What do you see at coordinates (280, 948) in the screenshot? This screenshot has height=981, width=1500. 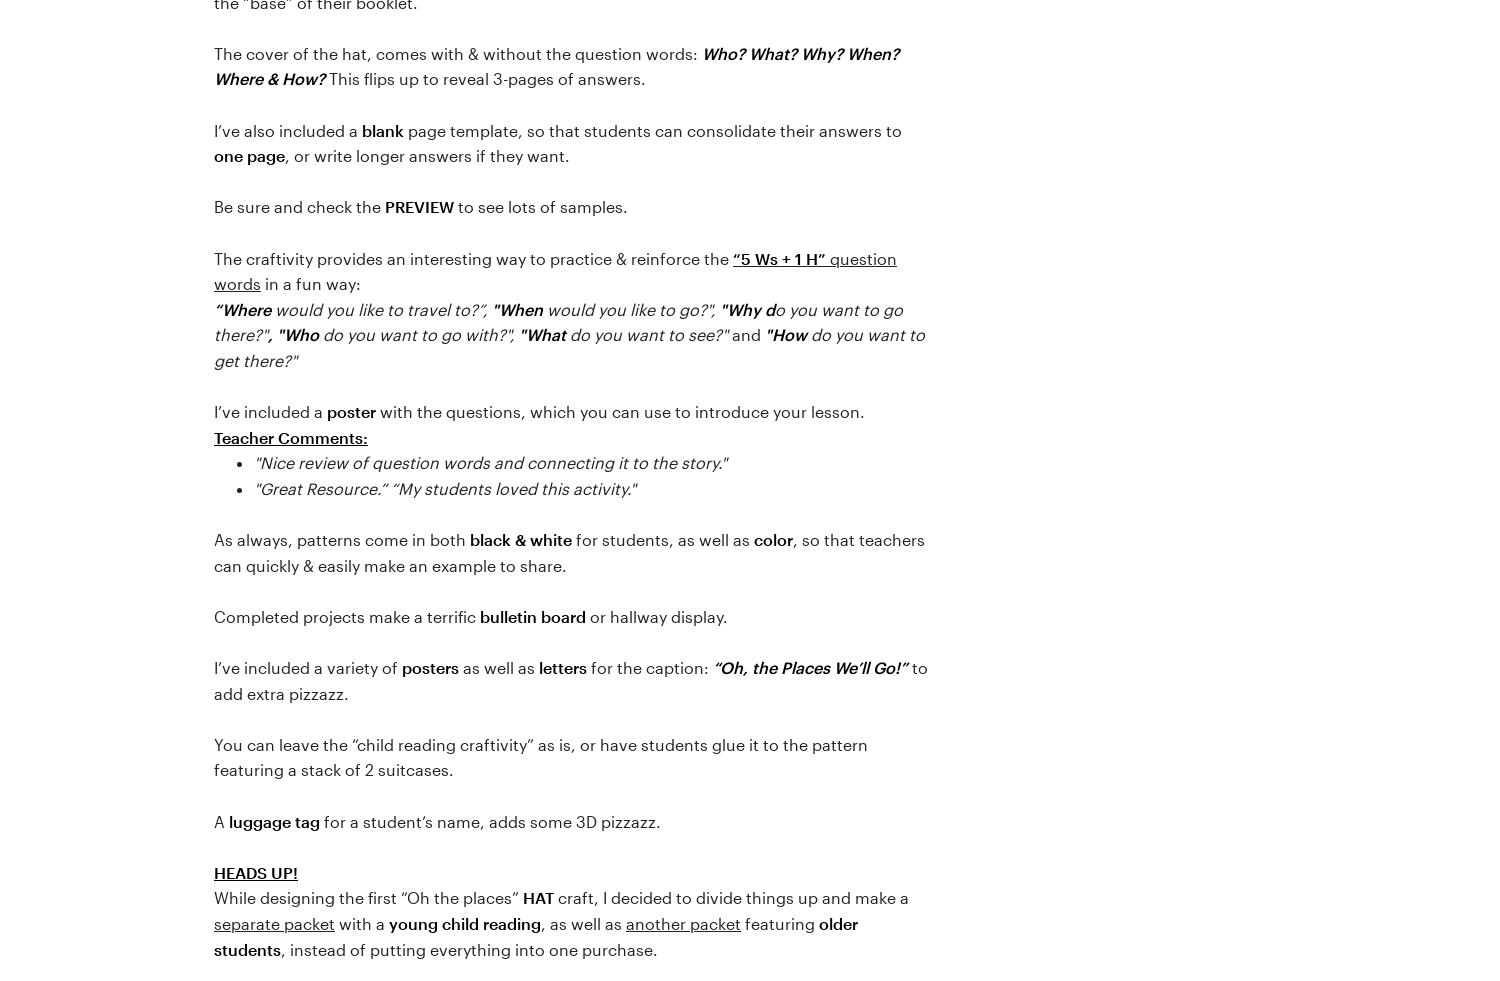 I see `', instead of putting everything into one purchase.'` at bounding box center [280, 948].